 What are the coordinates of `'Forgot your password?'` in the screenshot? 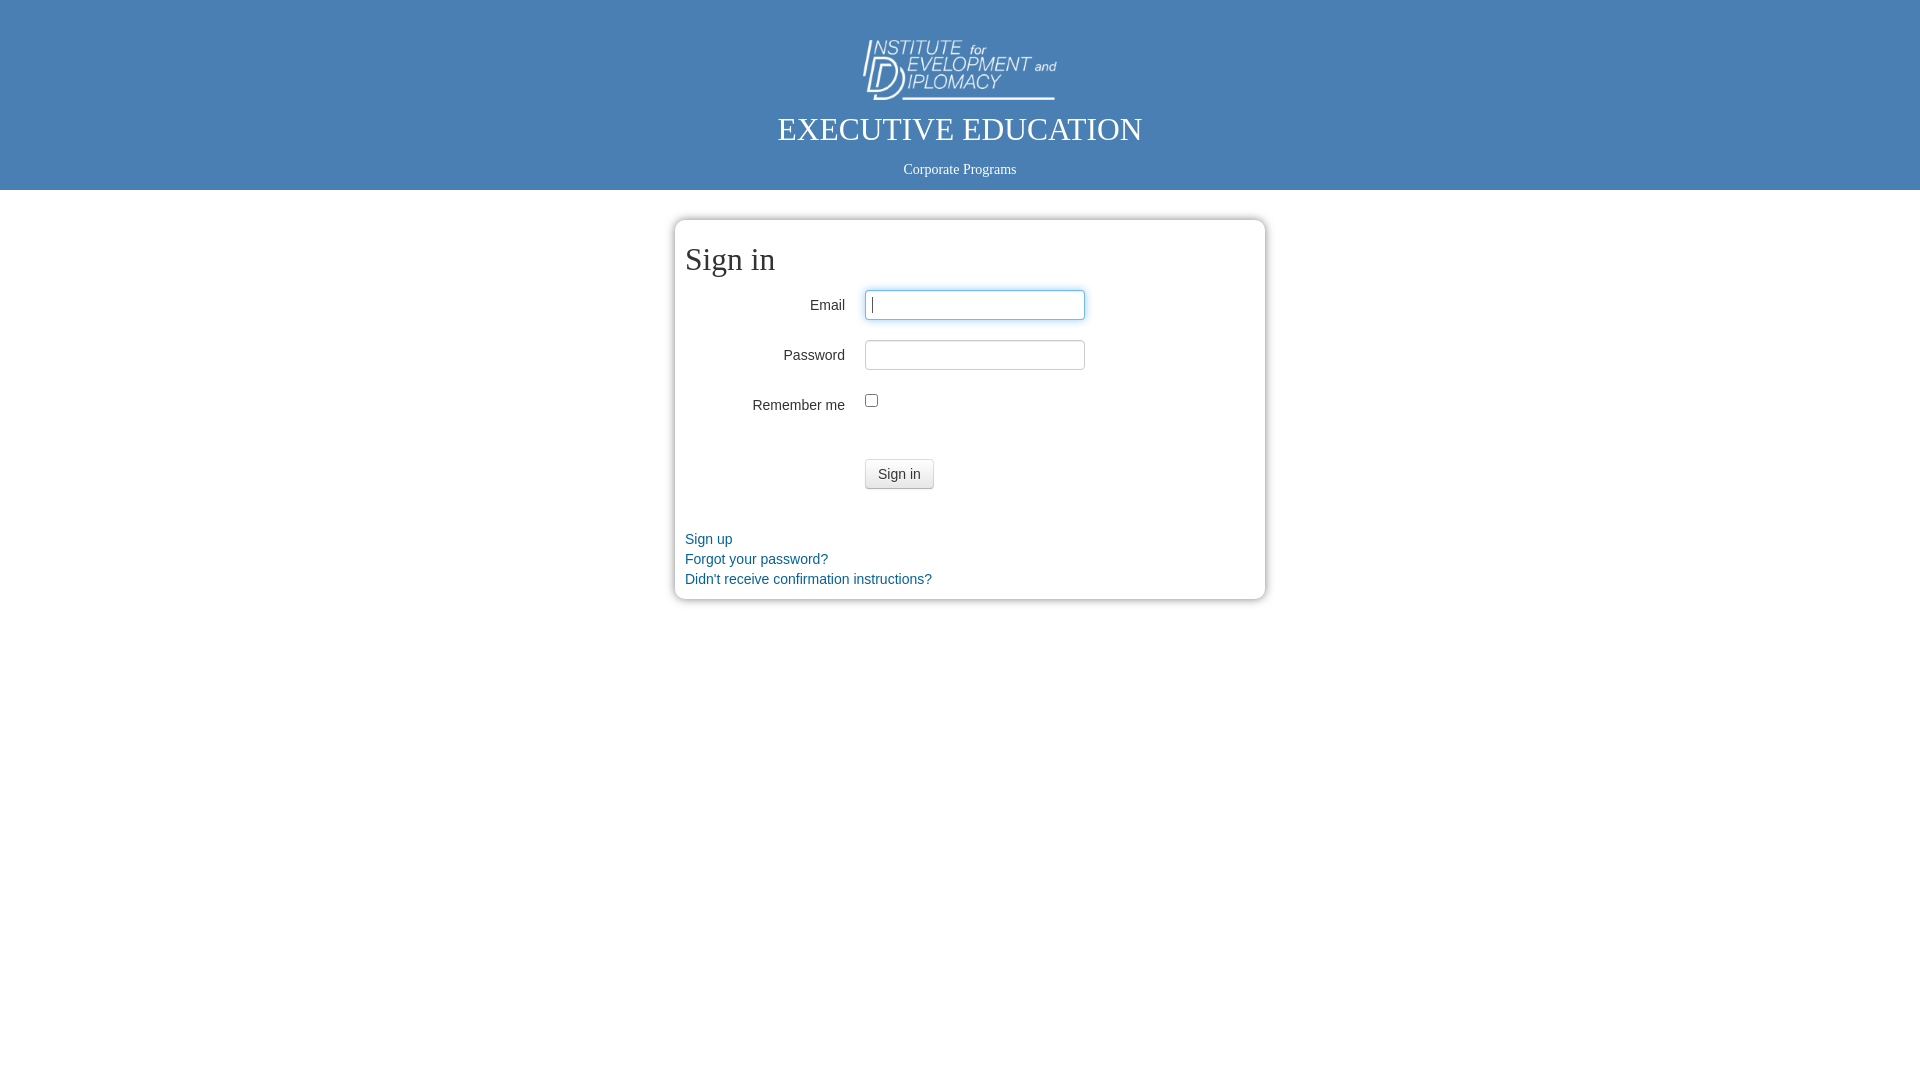 It's located at (755, 559).